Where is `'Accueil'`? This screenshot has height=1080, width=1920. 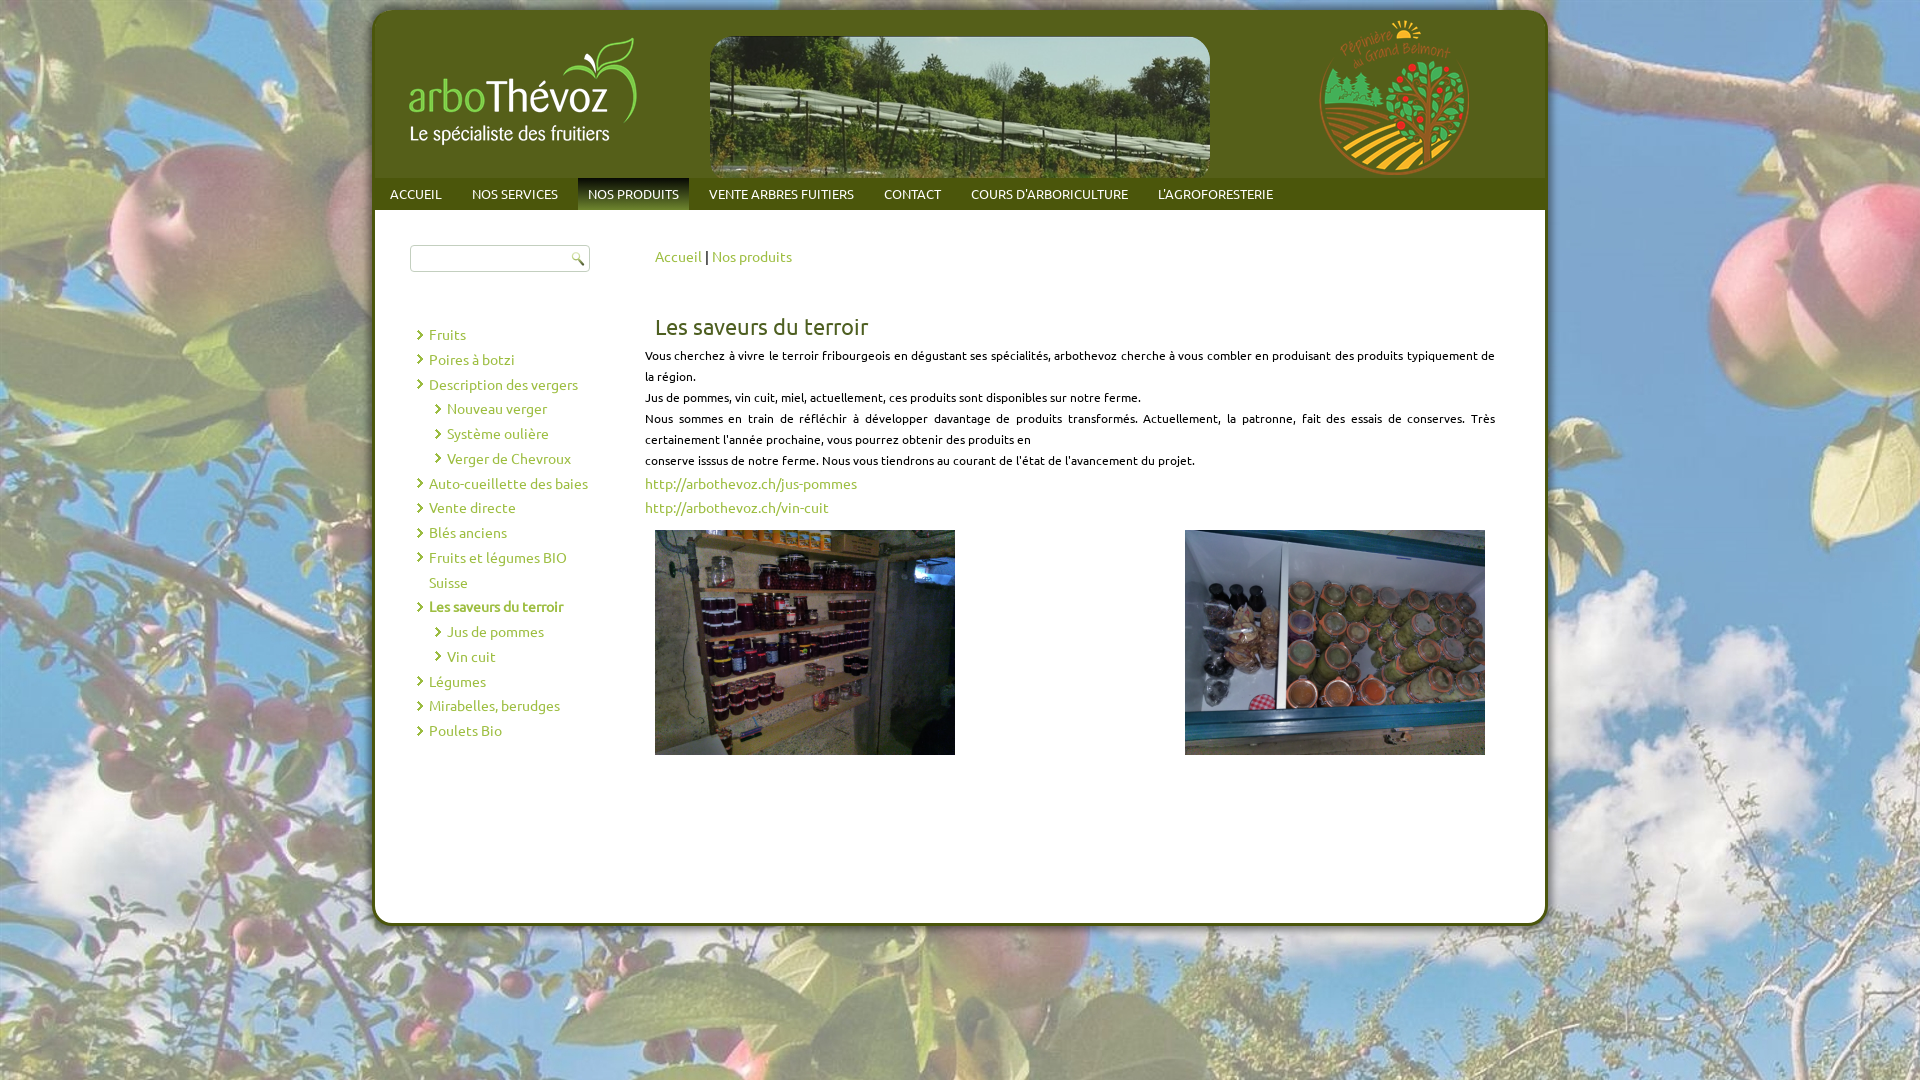
'Accueil' is located at coordinates (678, 254).